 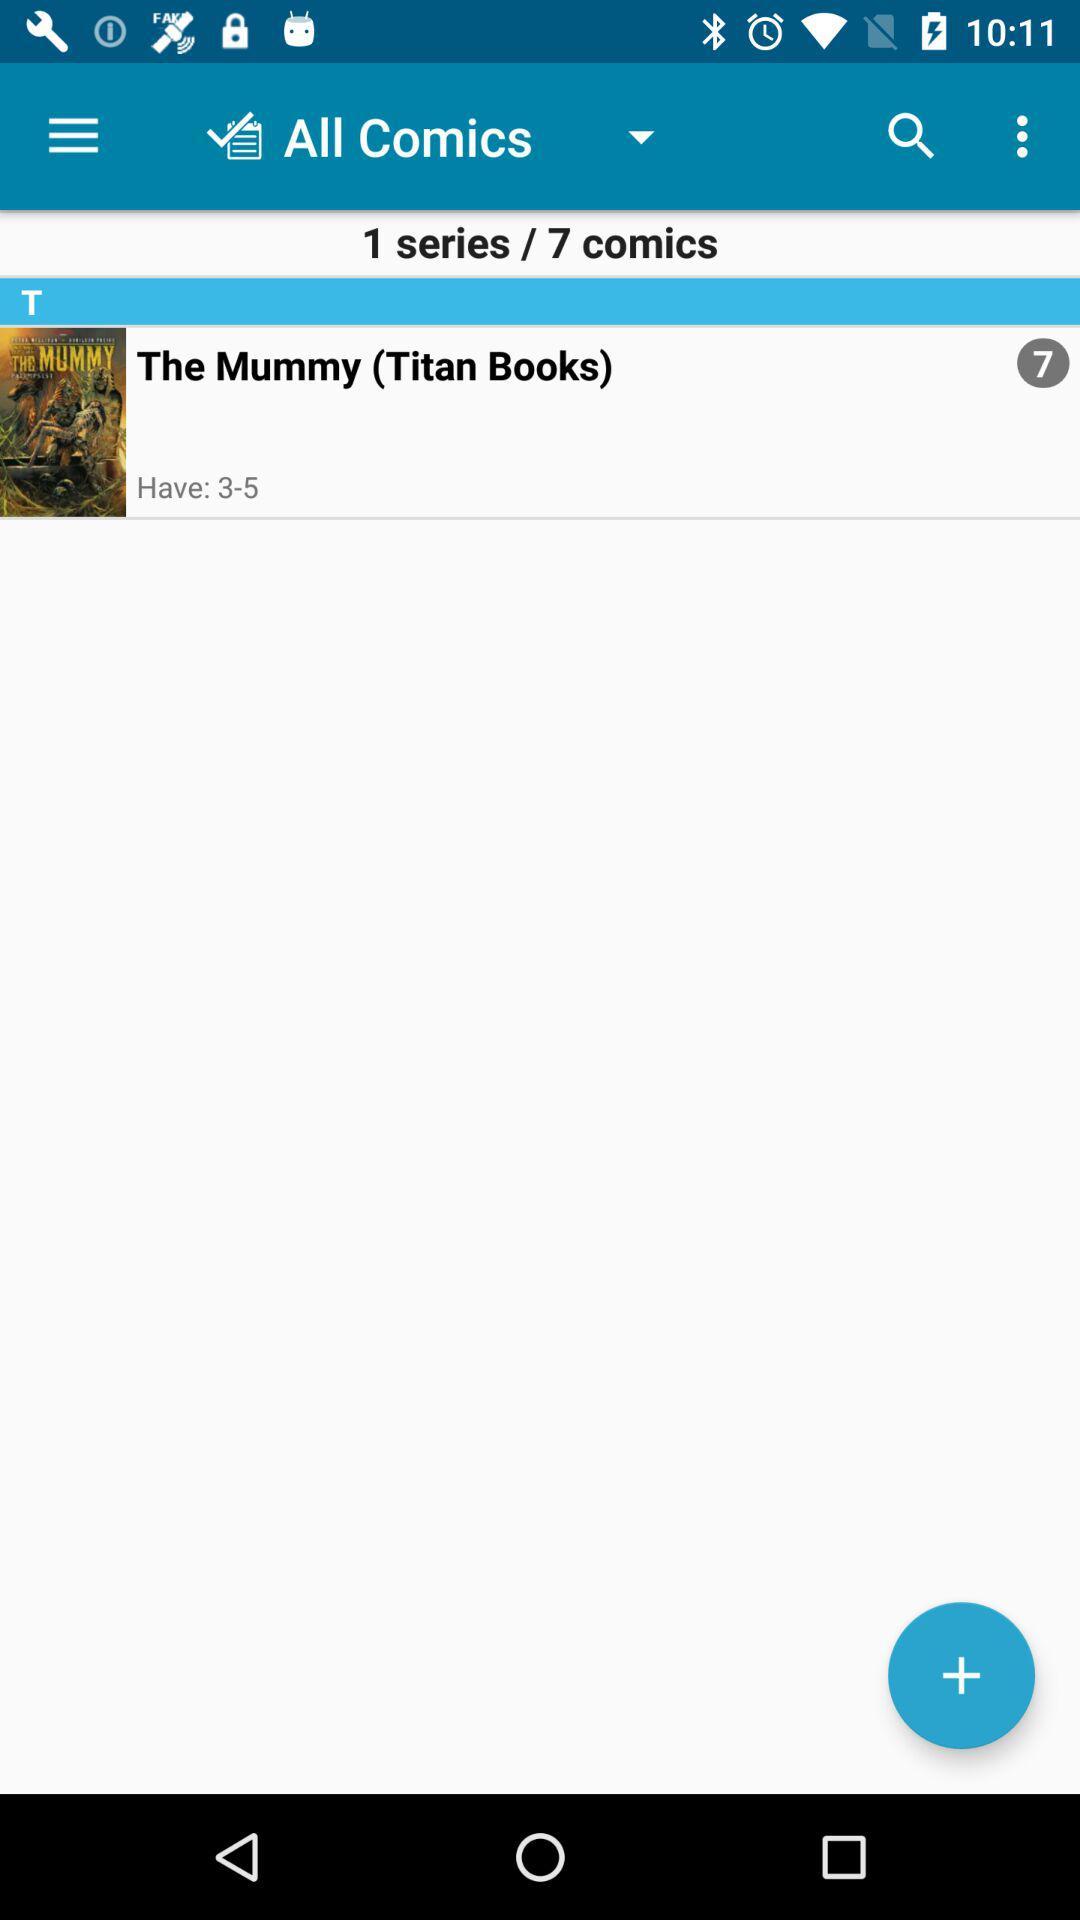 I want to click on a book to the list, so click(x=960, y=1675).